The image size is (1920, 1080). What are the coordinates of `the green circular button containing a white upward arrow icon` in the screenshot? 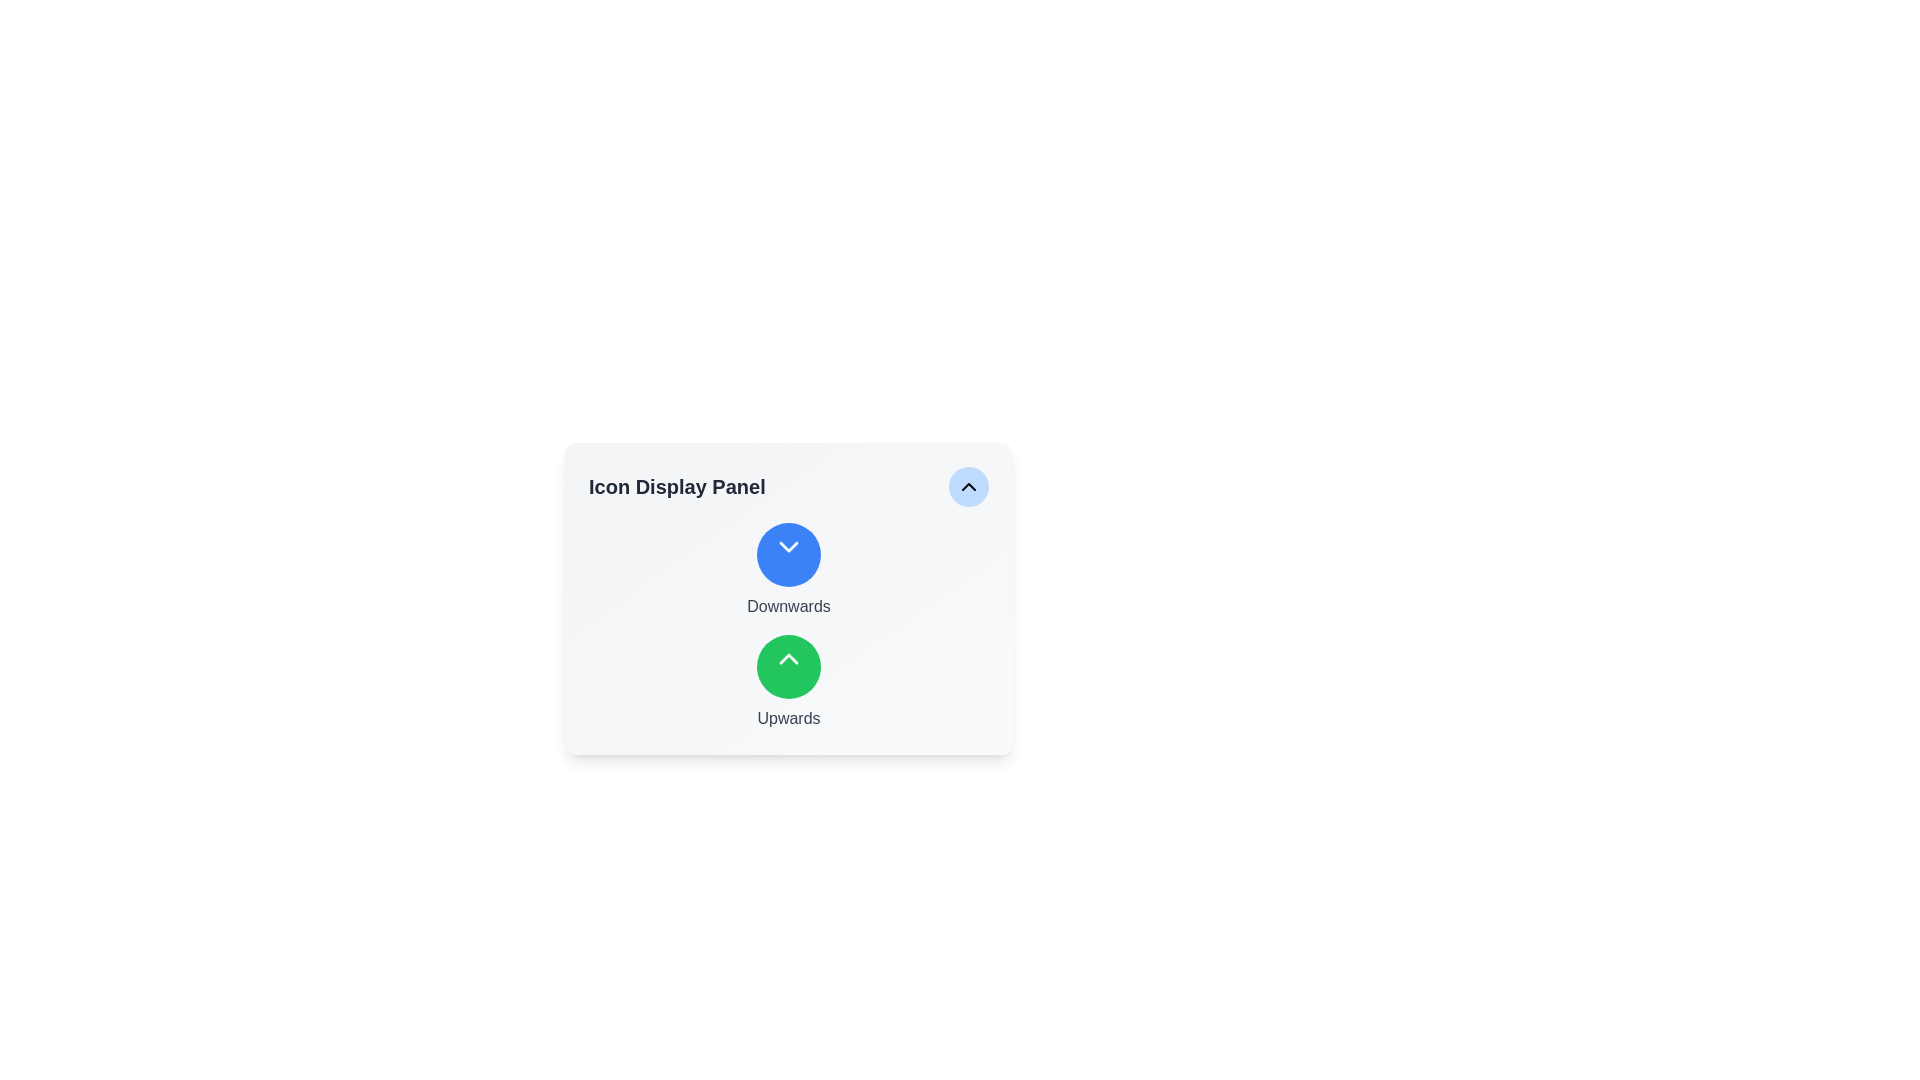 It's located at (787, 663).